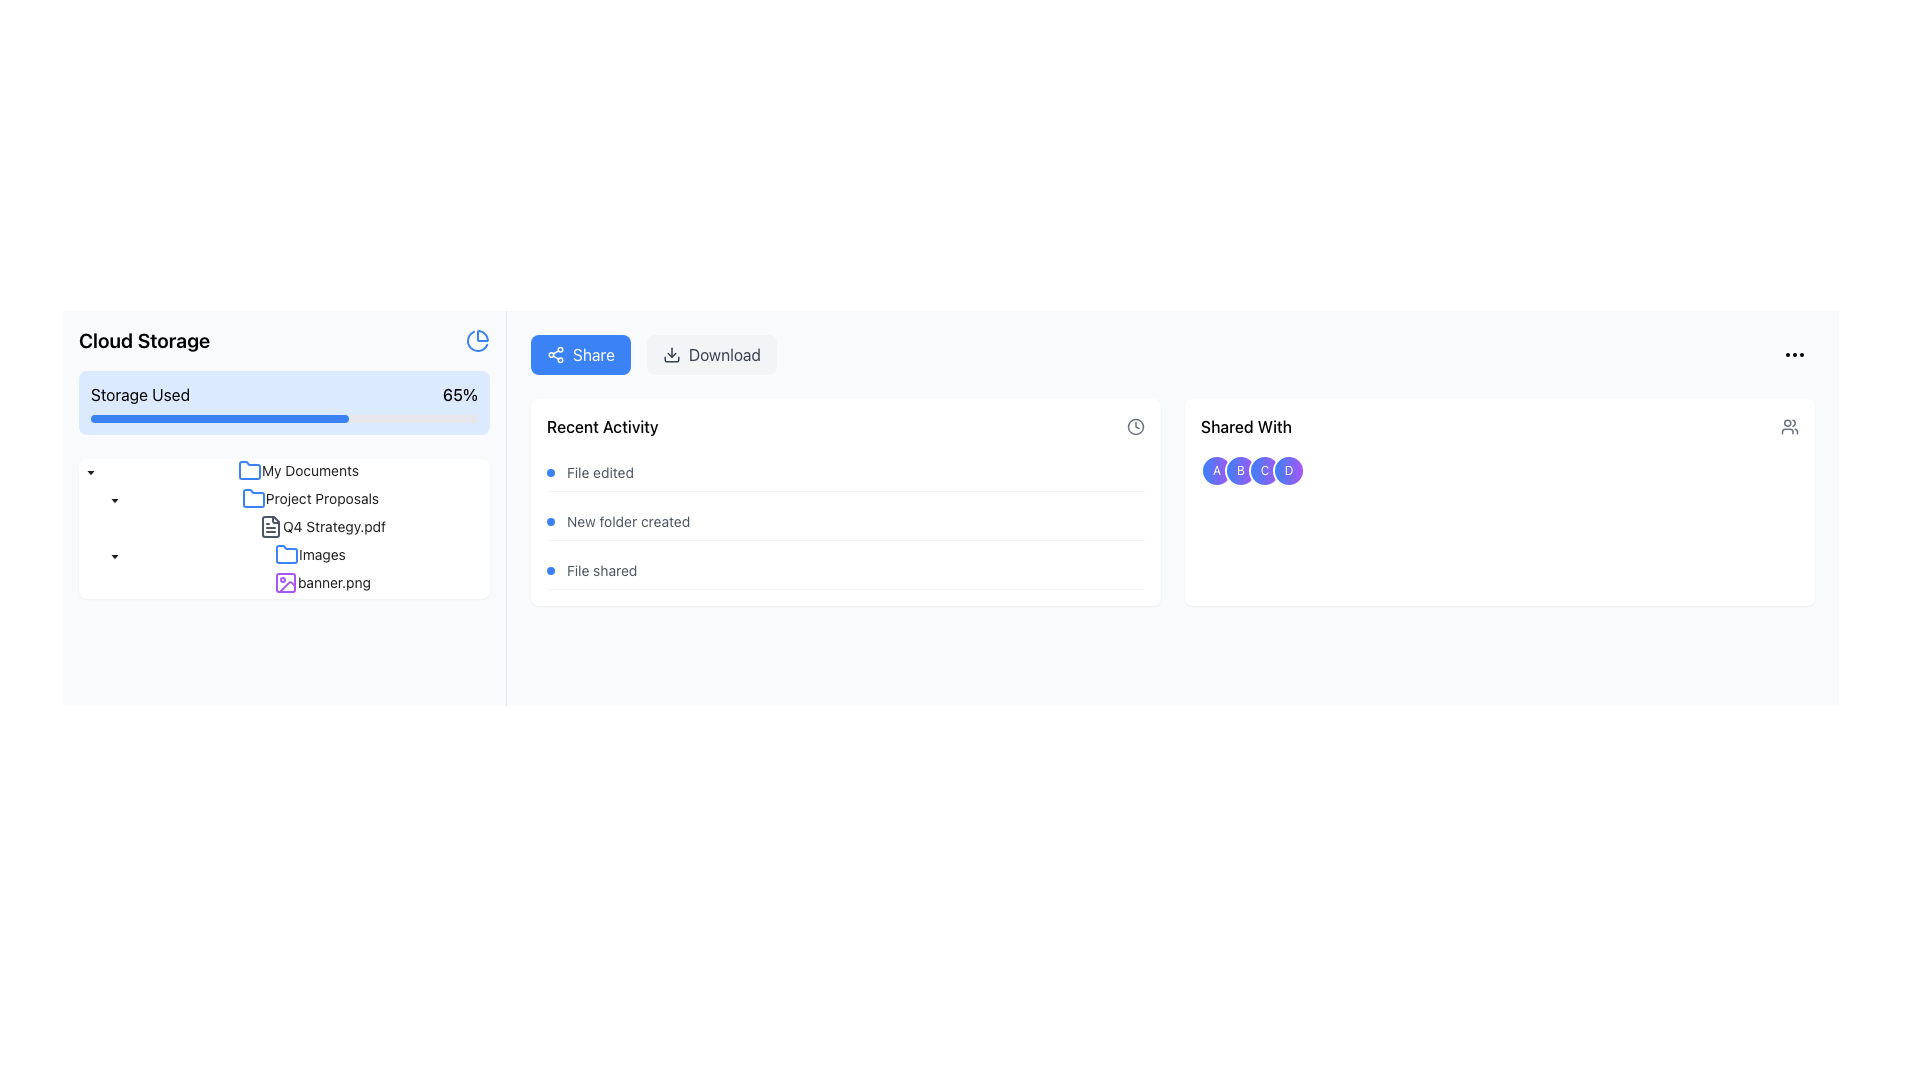  What do you see at coordinates (143, 339) in the screenshot?
I see `the 'Cloud Storage' text label, which is a prominent header styled in large, bold font located at the top-left area of its section` at bounding box center [143, 339].